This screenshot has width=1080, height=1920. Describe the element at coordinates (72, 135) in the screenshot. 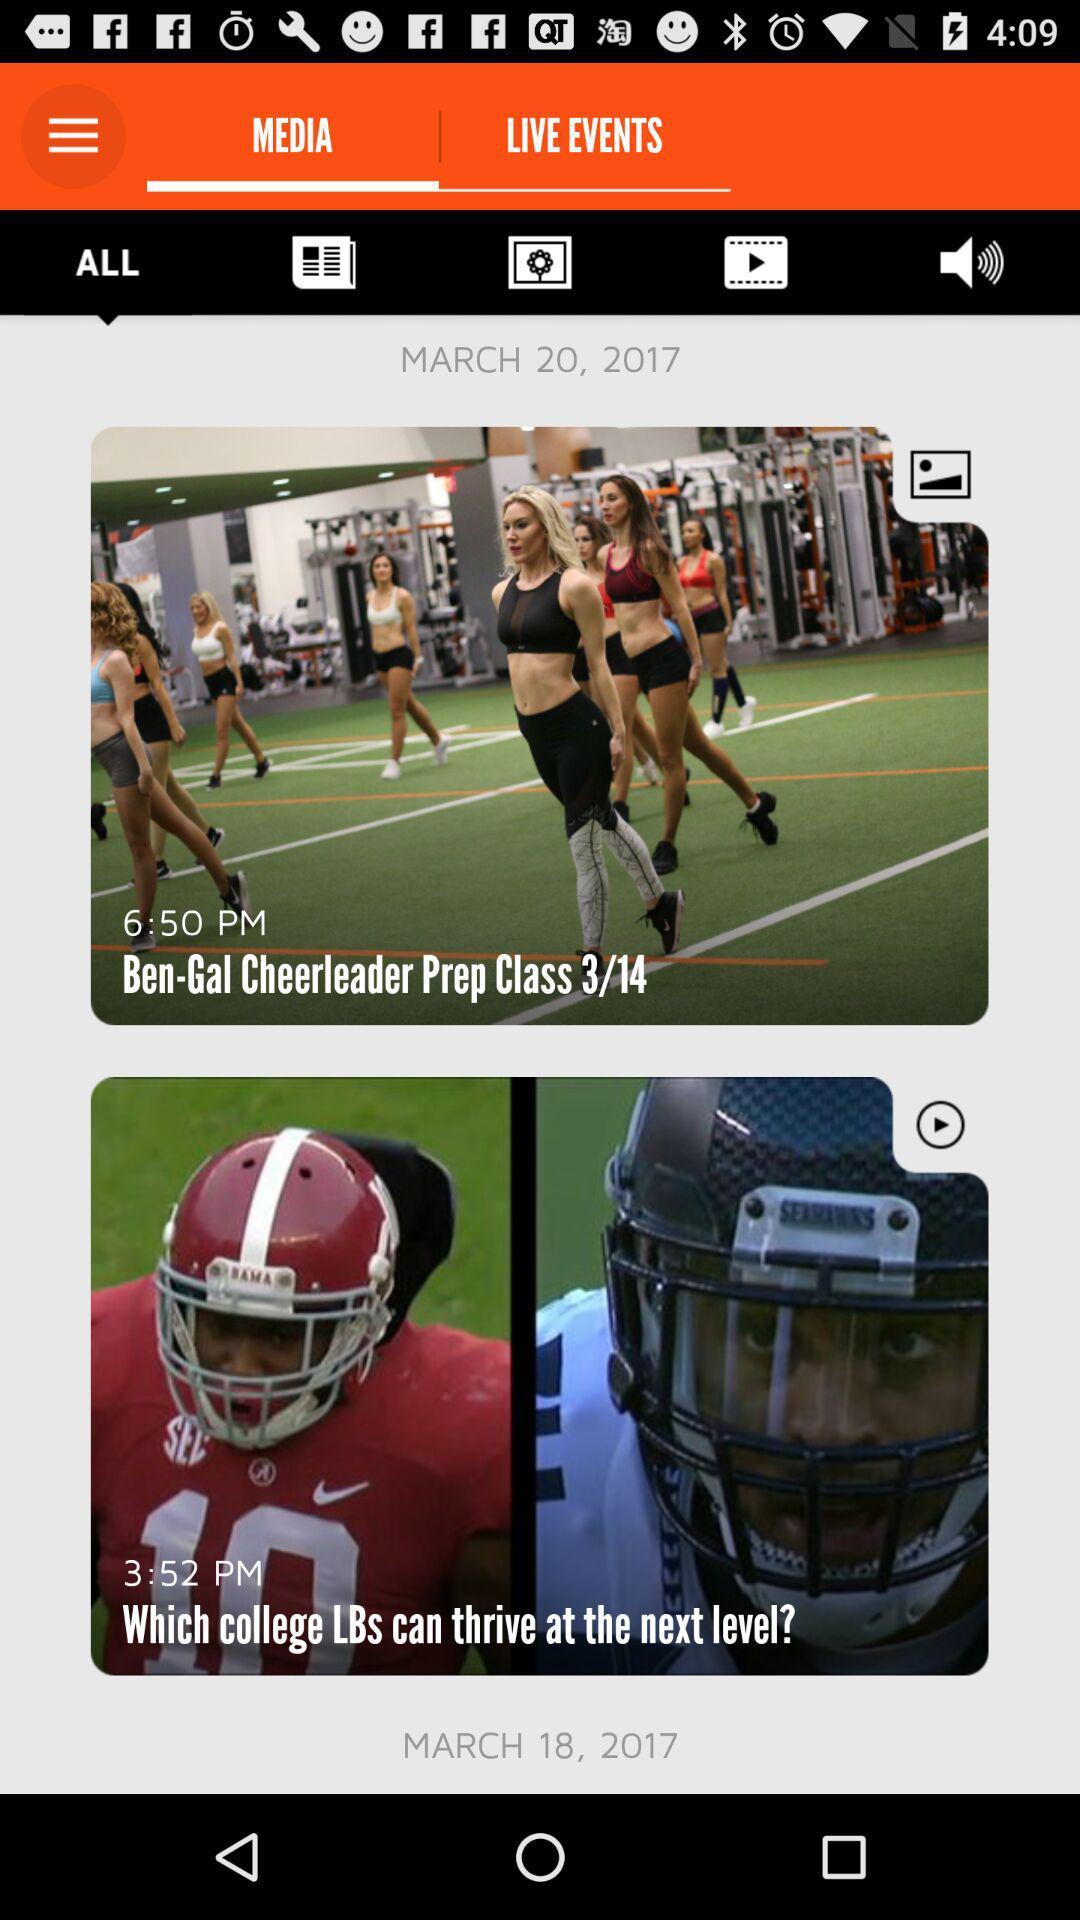

I see `item next to the media item` at that location.